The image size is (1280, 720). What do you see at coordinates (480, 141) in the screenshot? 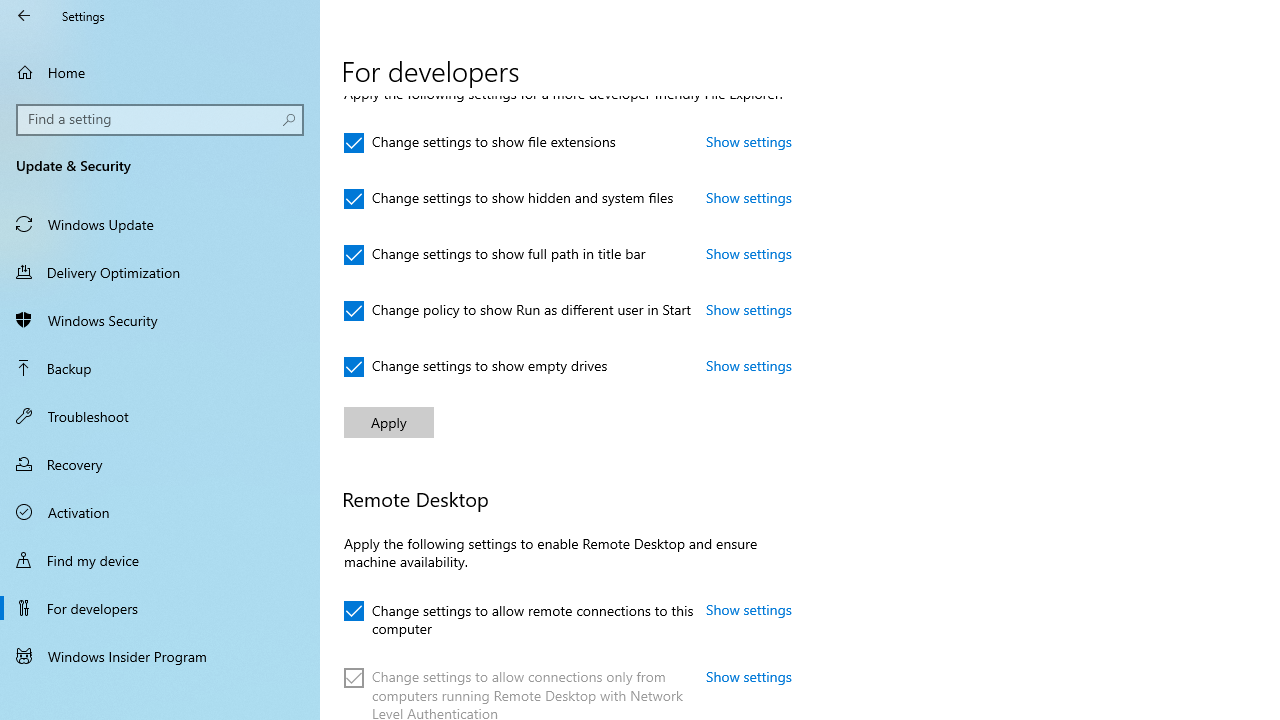
I see `'Change settings to show file extensions'` at bounding box center [480, 141].